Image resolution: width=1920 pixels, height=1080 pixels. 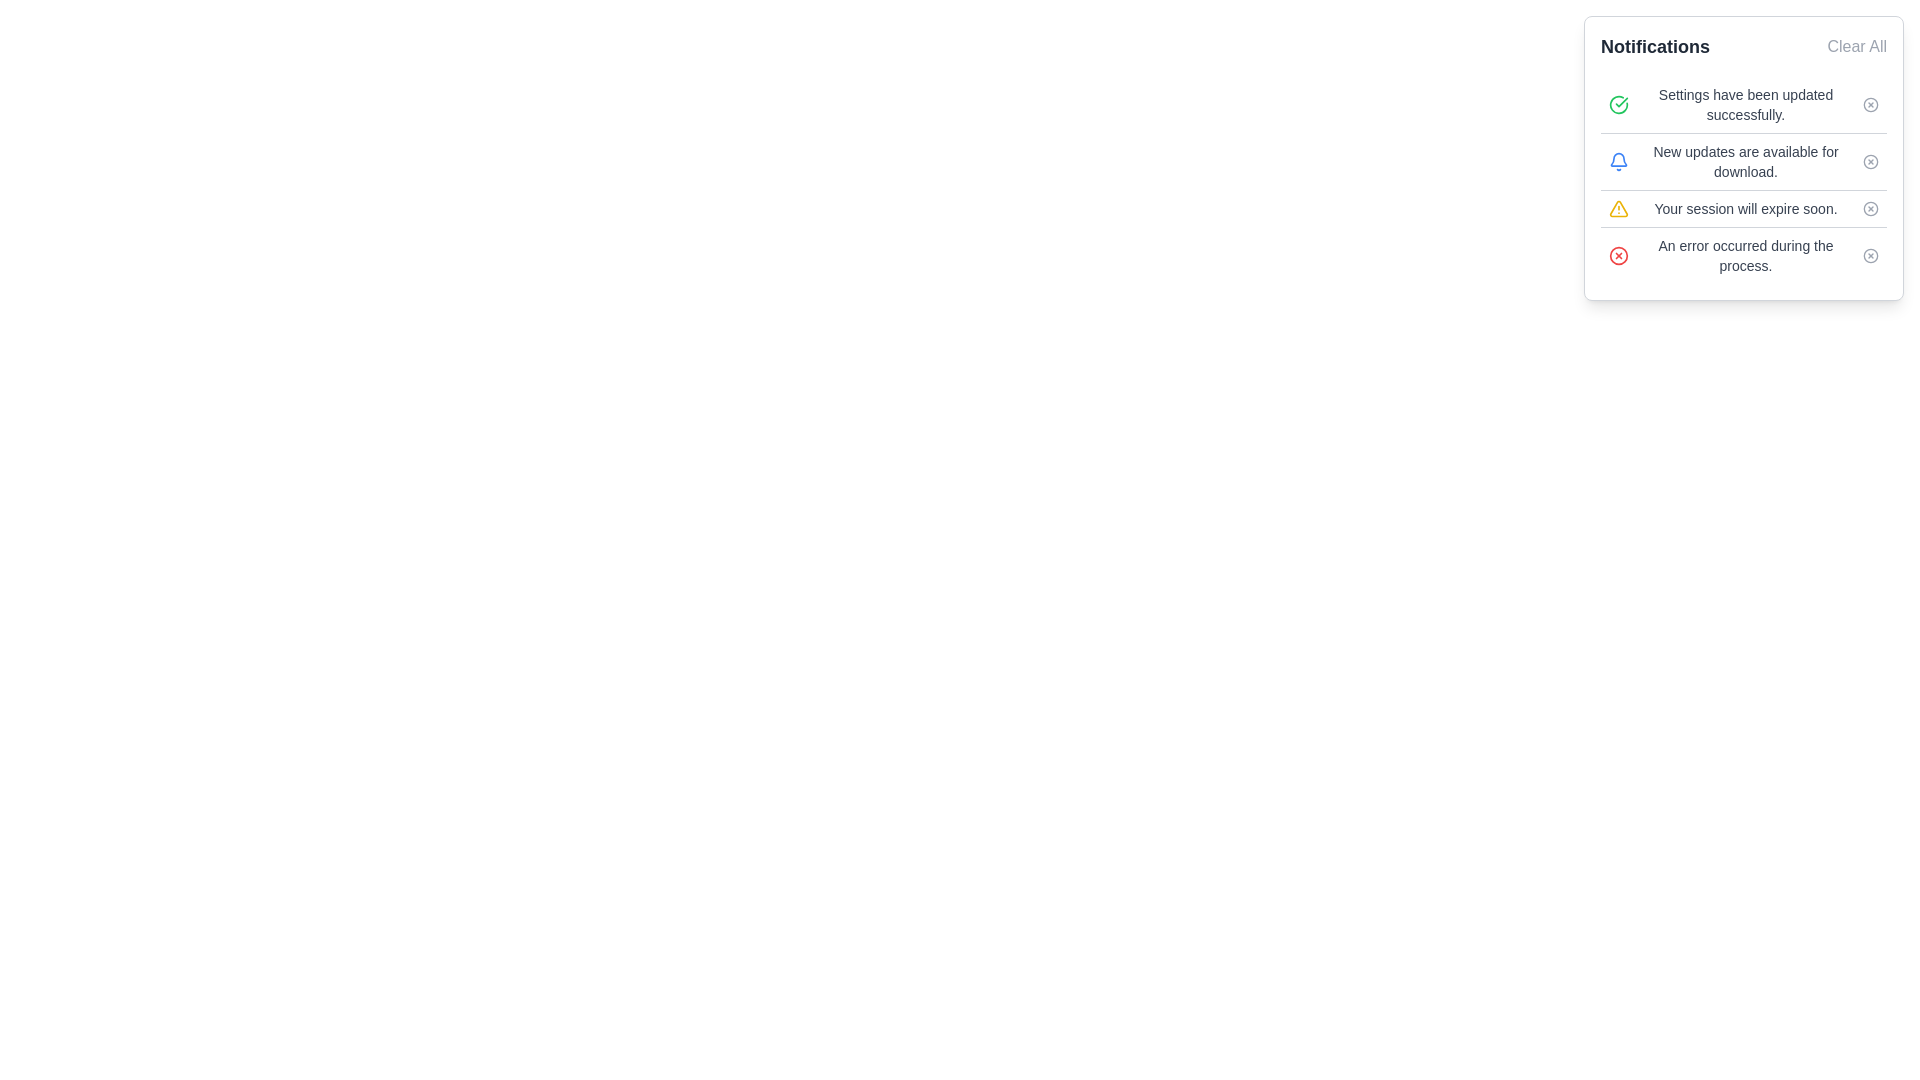 I want to click on the triangular yellow warning icon located next to the text 'Your session will expire soon' in the third notification of the notification list, so click(x=1618, y=208).